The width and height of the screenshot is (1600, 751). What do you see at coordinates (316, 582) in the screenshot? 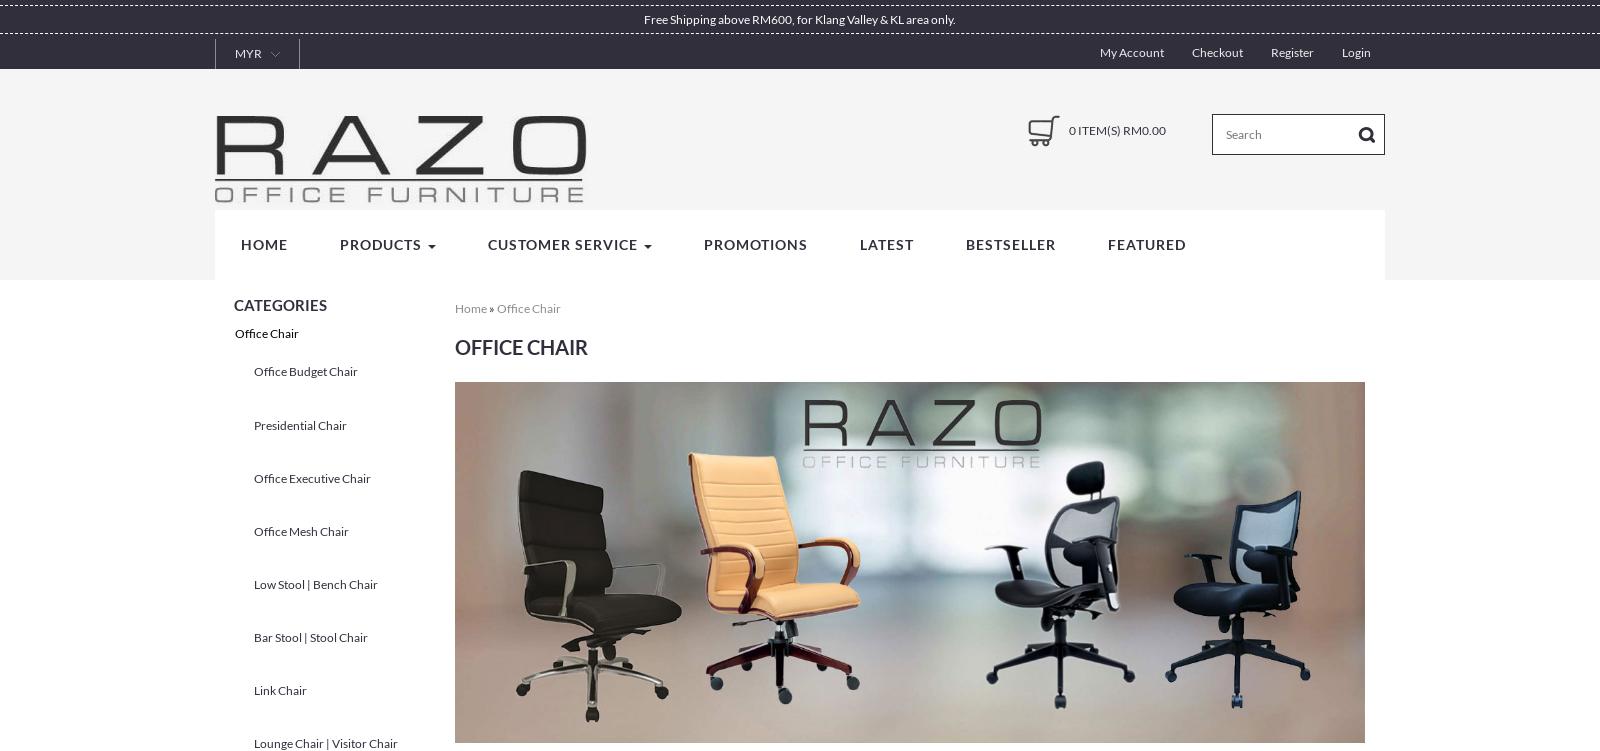
I see `'Low Stool | Bench Chair'` at bounding box center [316, 582].